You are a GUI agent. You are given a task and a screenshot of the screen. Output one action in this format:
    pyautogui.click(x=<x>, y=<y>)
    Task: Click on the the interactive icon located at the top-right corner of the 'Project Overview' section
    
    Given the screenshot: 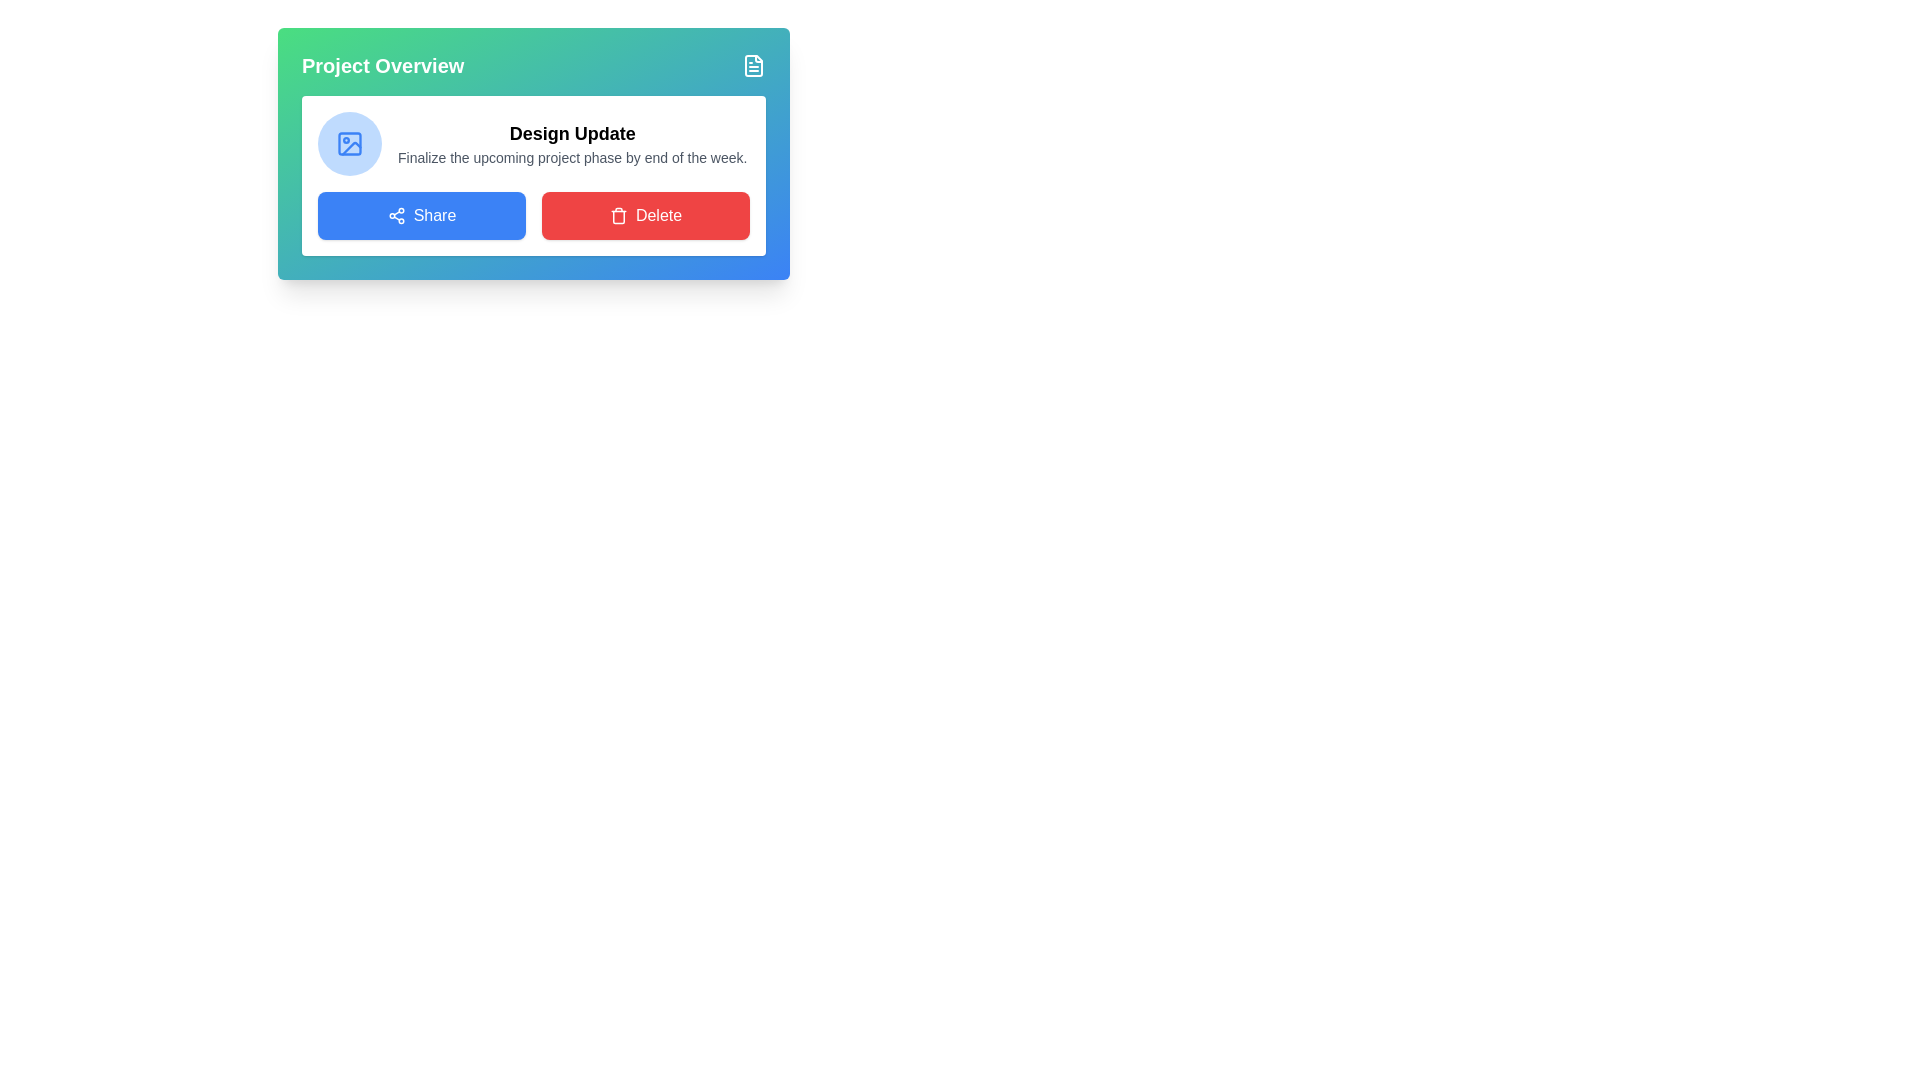 What is the action you would take?
    pyautogui.click(x=752, y=64)
    